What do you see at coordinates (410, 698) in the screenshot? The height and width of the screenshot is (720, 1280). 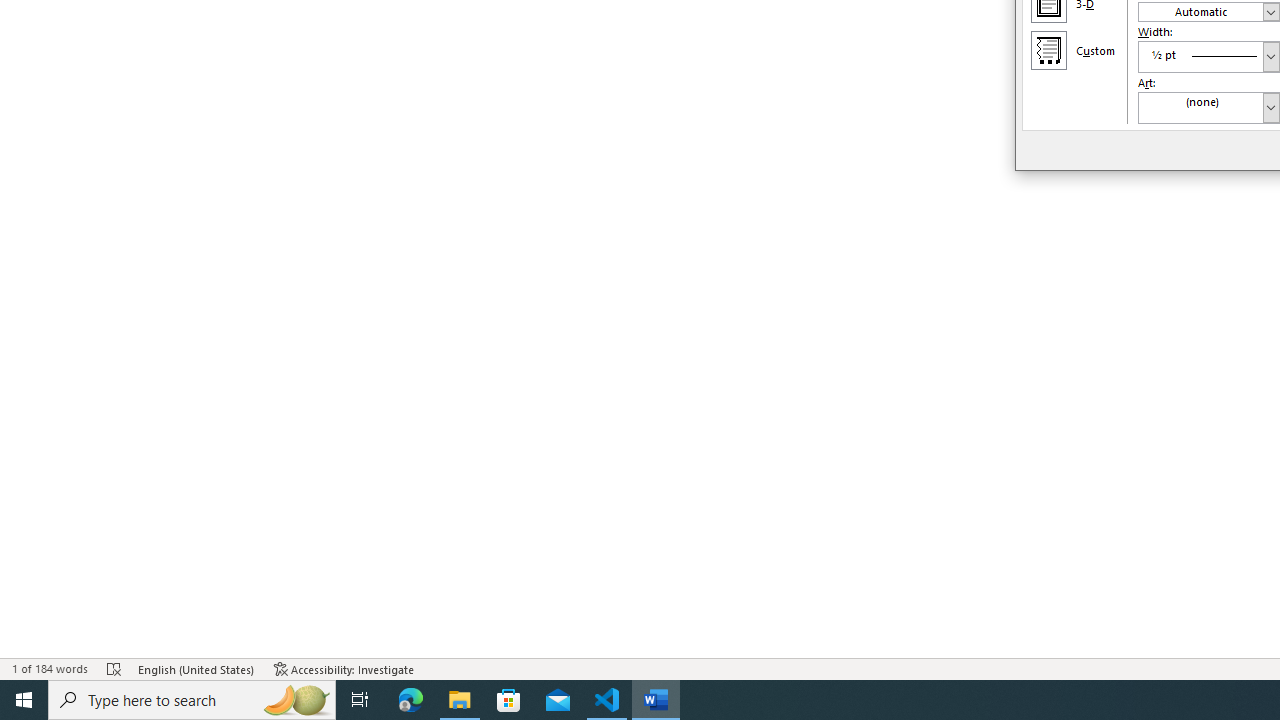 I see `'Microsoft Edge'` at bounding box center [410, 698].